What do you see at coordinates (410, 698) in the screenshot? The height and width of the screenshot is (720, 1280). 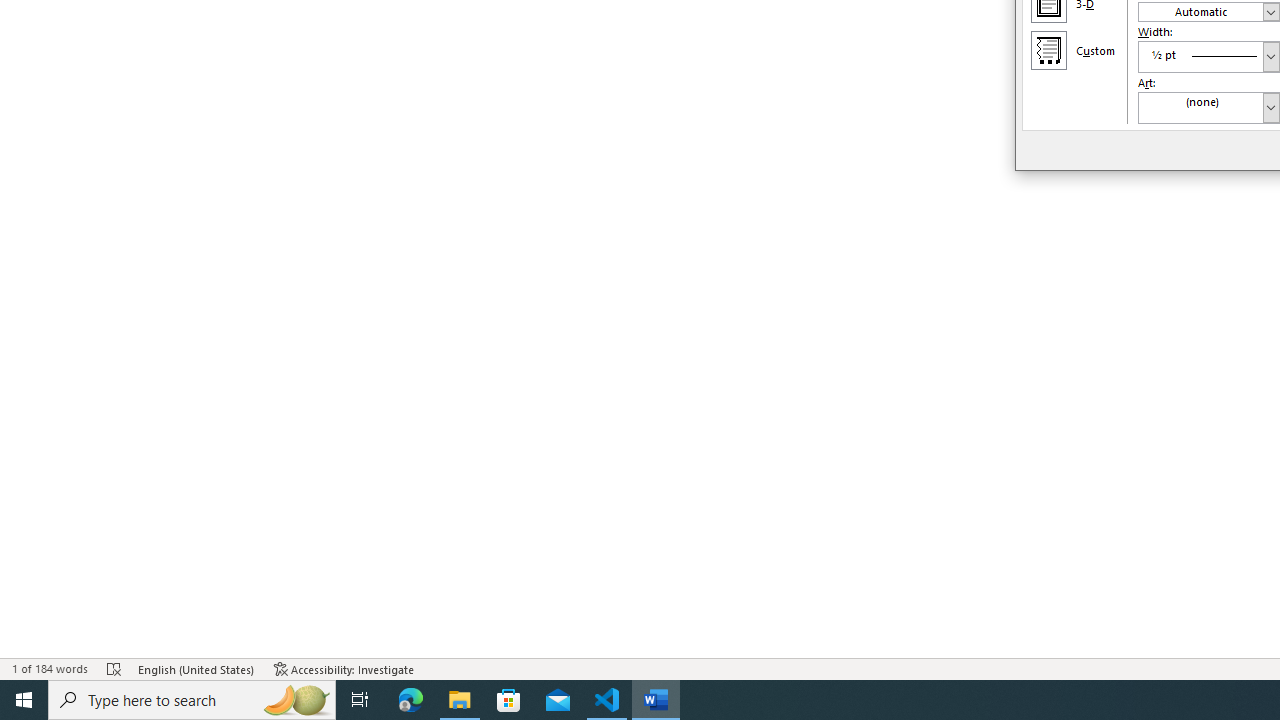 I see `'Microsoft Edge'` at bounding box center [410, 698].